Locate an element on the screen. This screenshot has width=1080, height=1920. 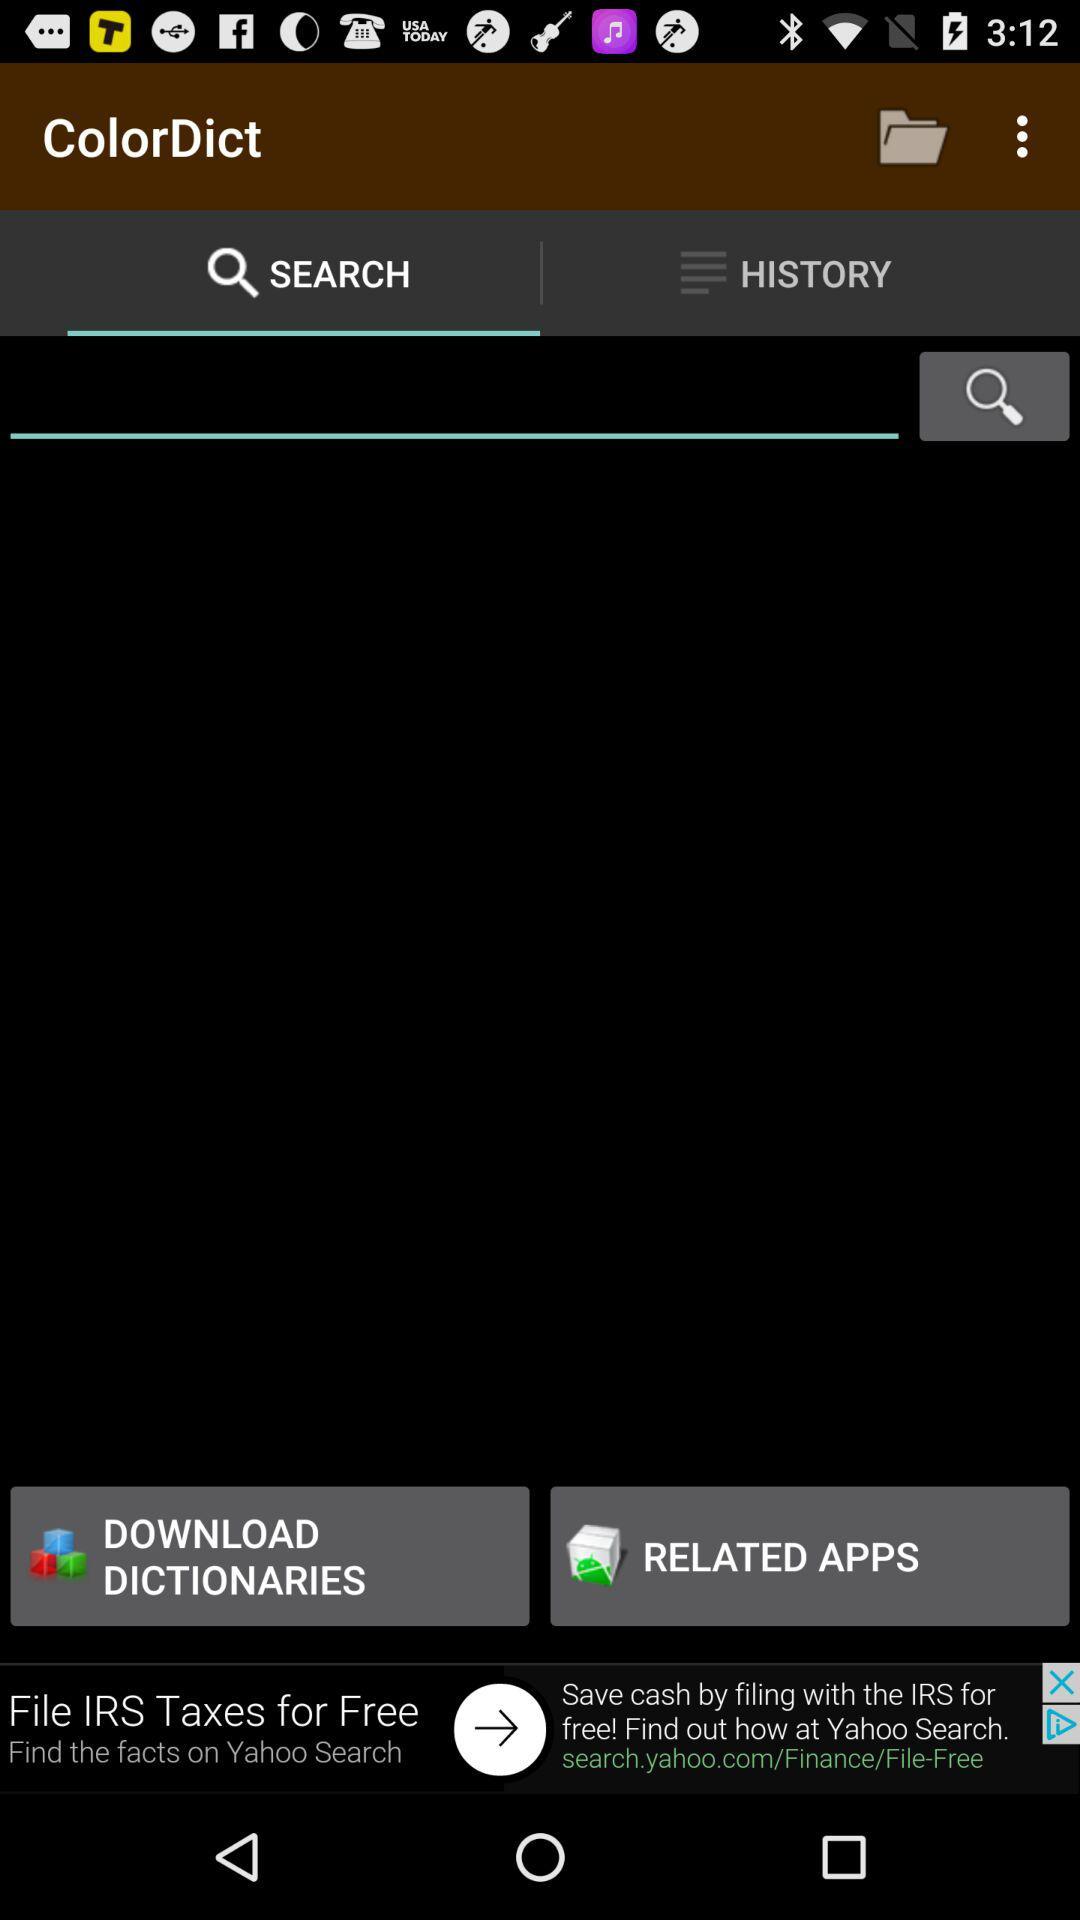
the search icon is located at coordinates (994, 423).